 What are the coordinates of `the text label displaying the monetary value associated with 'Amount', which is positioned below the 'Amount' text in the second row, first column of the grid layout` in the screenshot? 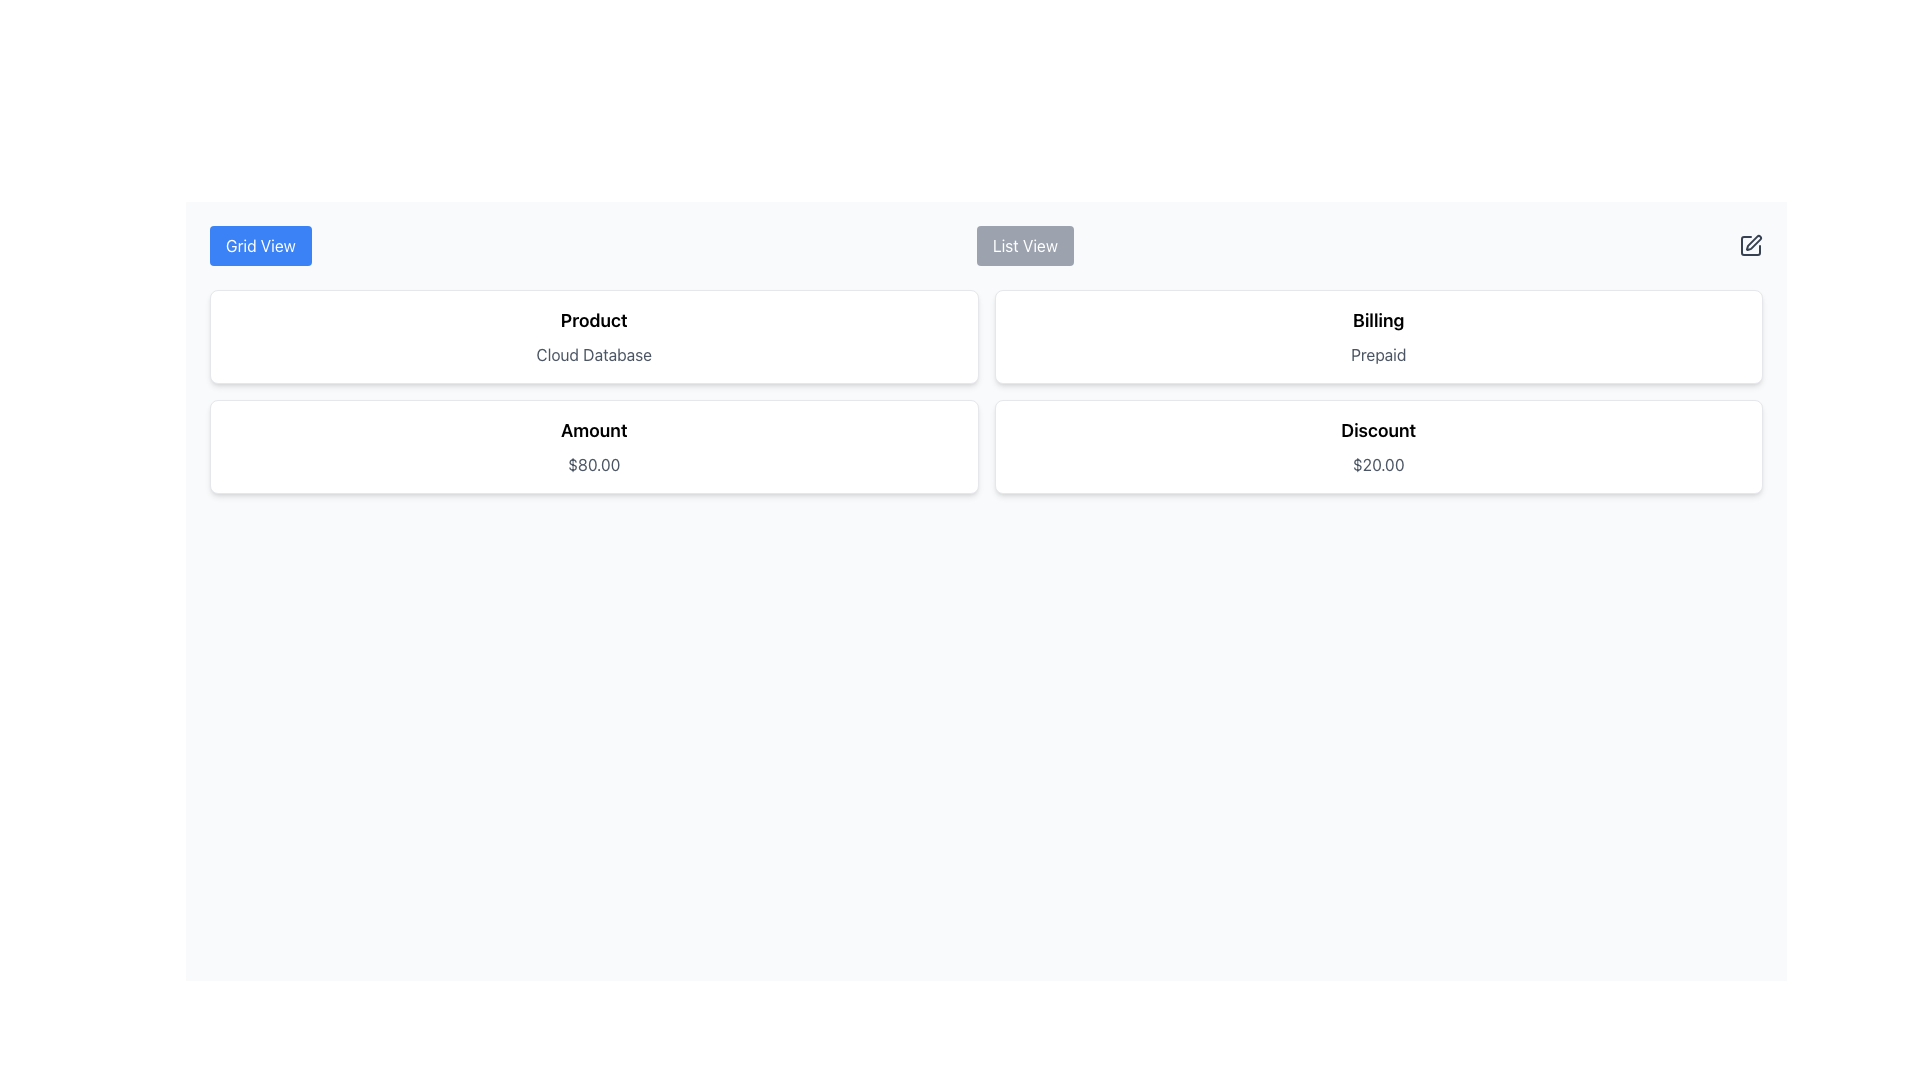 It's located at (593, 465).